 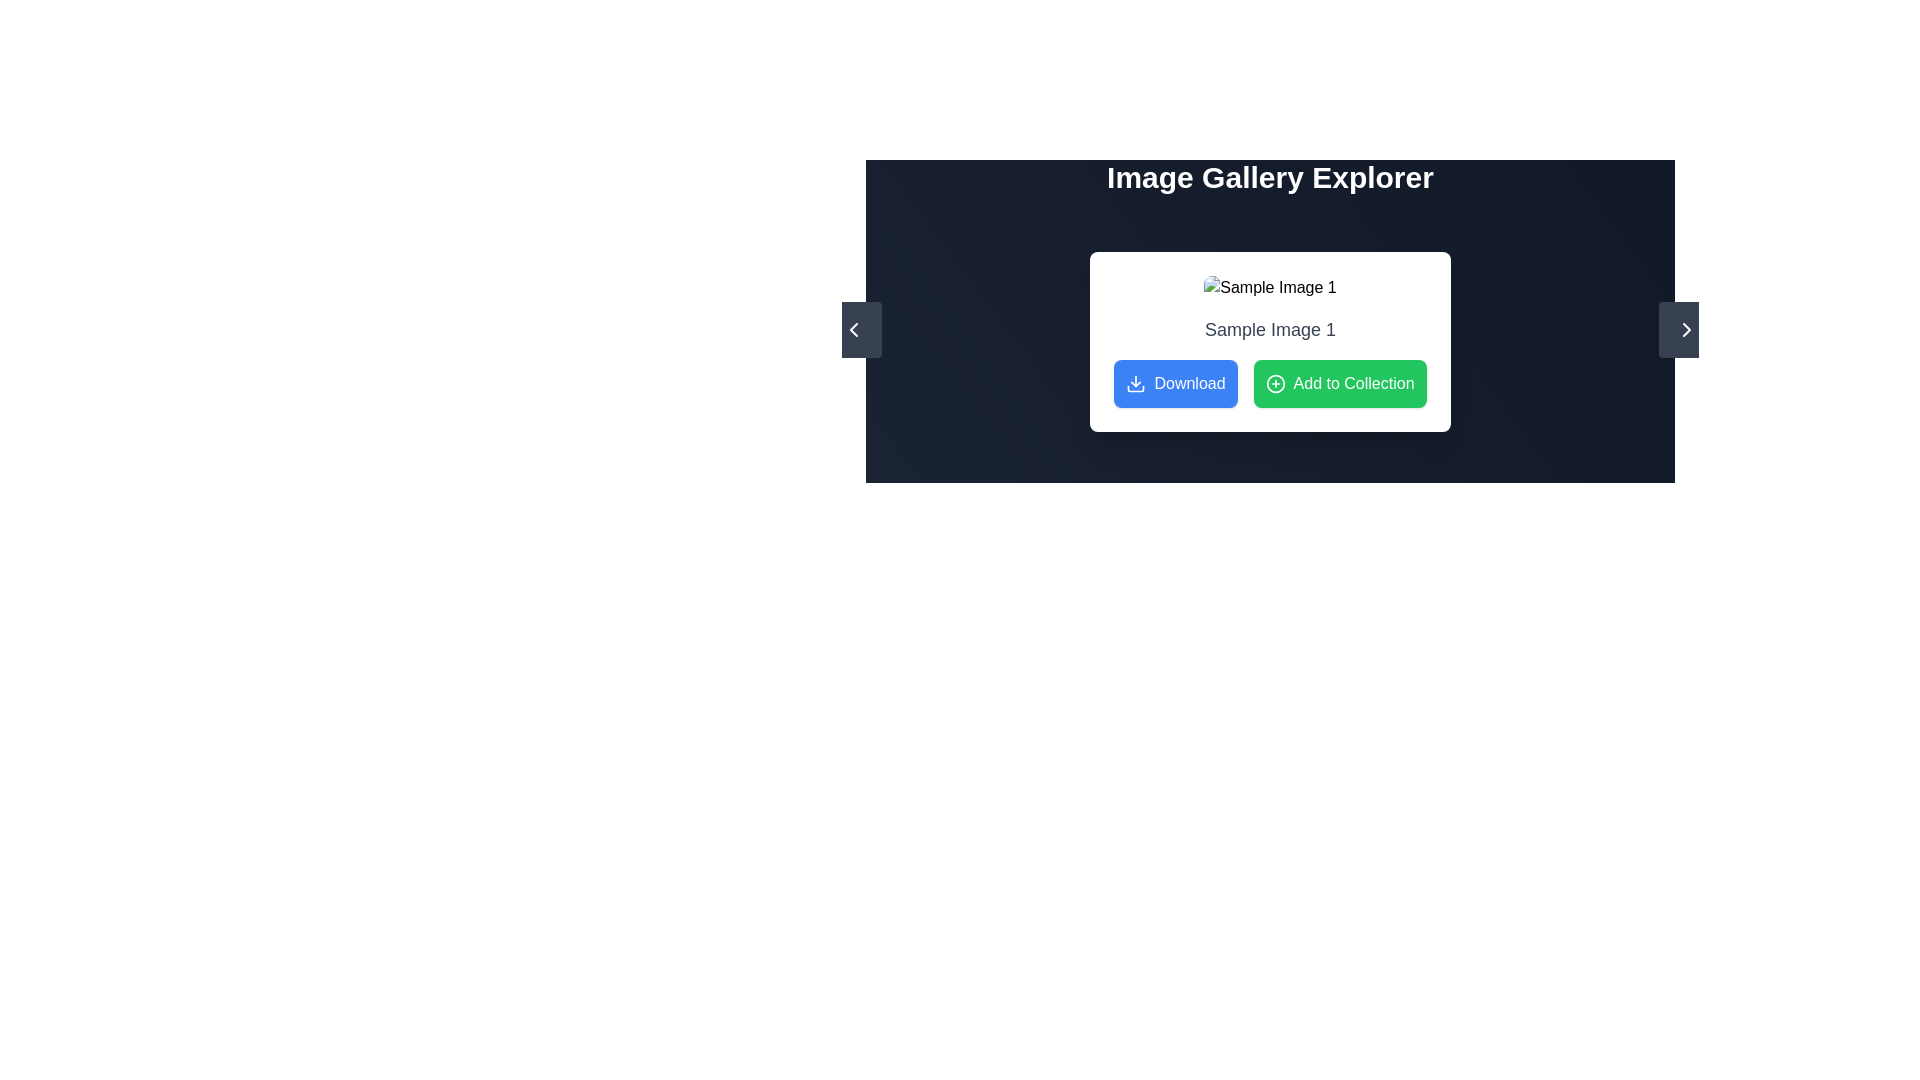 What do you see at coordinates (1176, 384) in the screenshot?
I see `the blue 'Download' button with white text and a download icon to initiate the download action` at bounding box center [1176, 384].